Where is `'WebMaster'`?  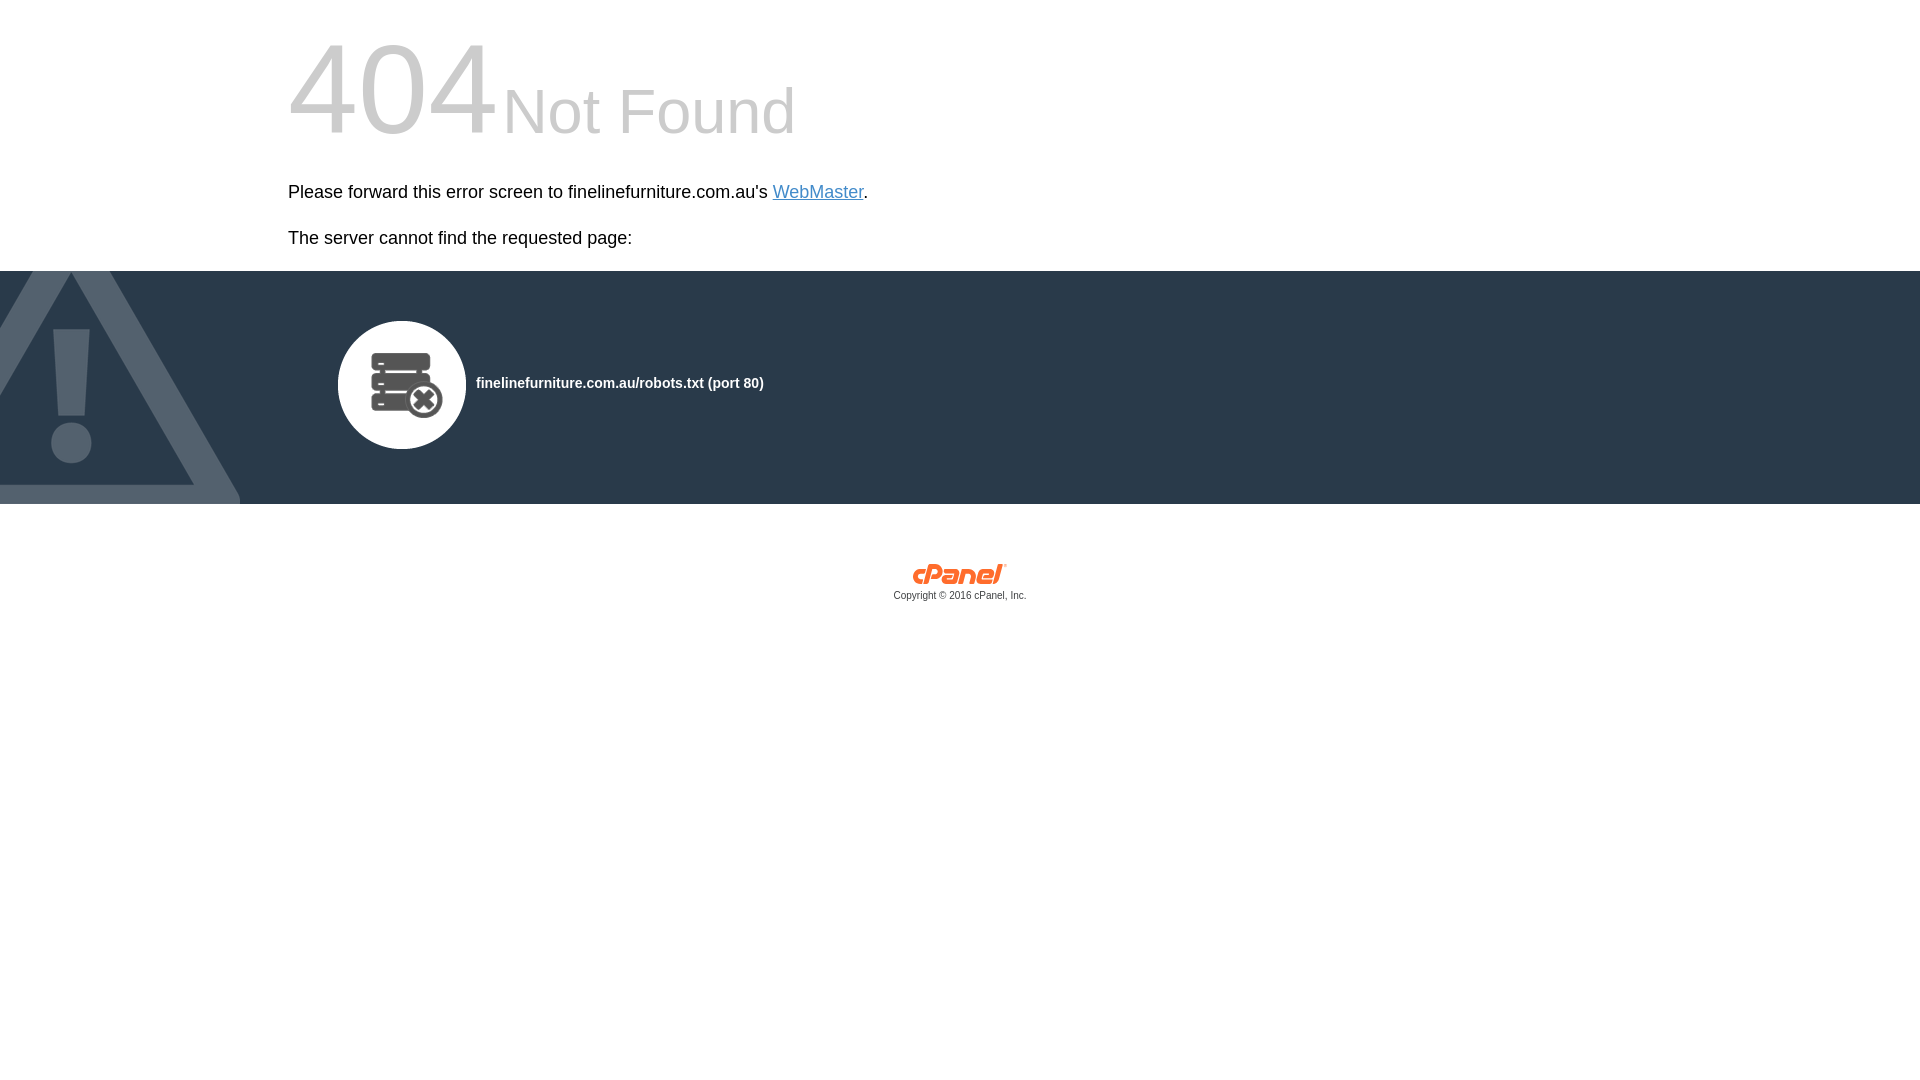
'WebMaster' is located at coordinates (818, 192).